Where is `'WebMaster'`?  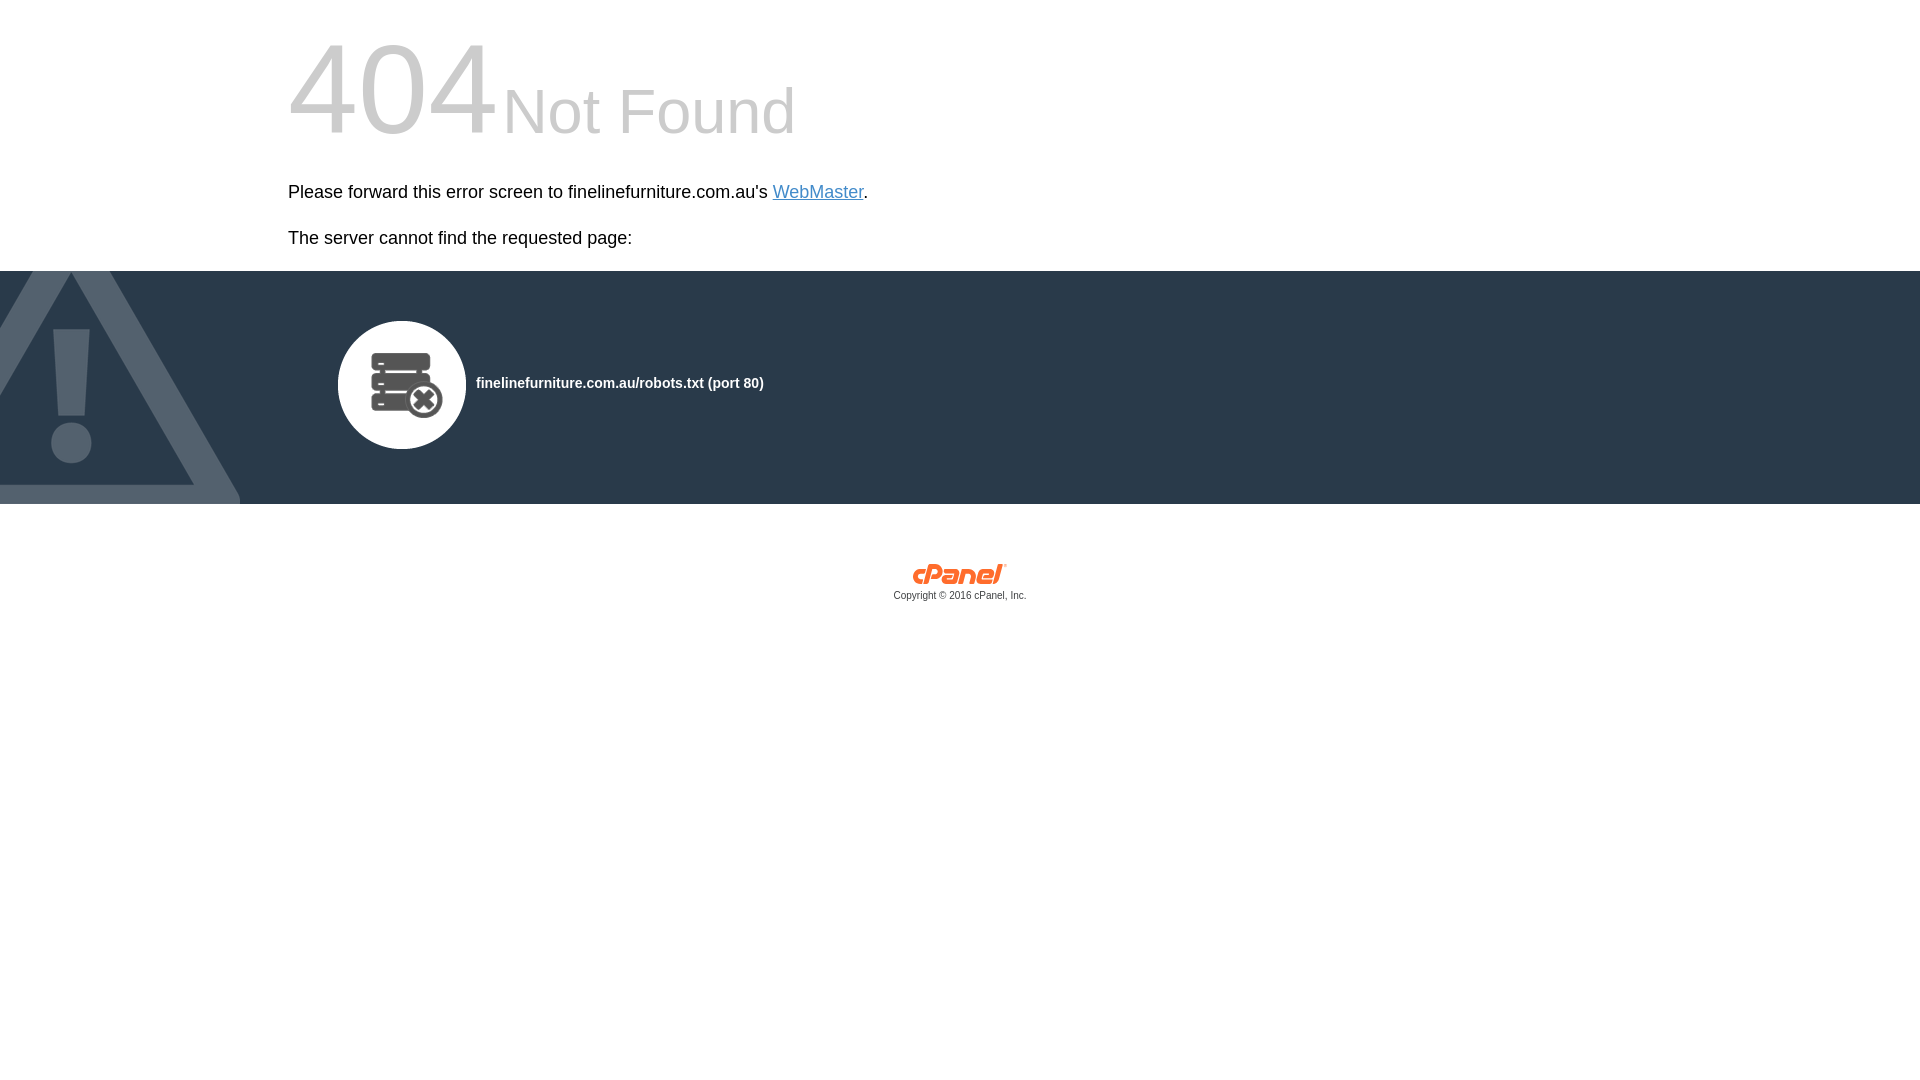
'WebMaster' is located at coordinates (818, 192).